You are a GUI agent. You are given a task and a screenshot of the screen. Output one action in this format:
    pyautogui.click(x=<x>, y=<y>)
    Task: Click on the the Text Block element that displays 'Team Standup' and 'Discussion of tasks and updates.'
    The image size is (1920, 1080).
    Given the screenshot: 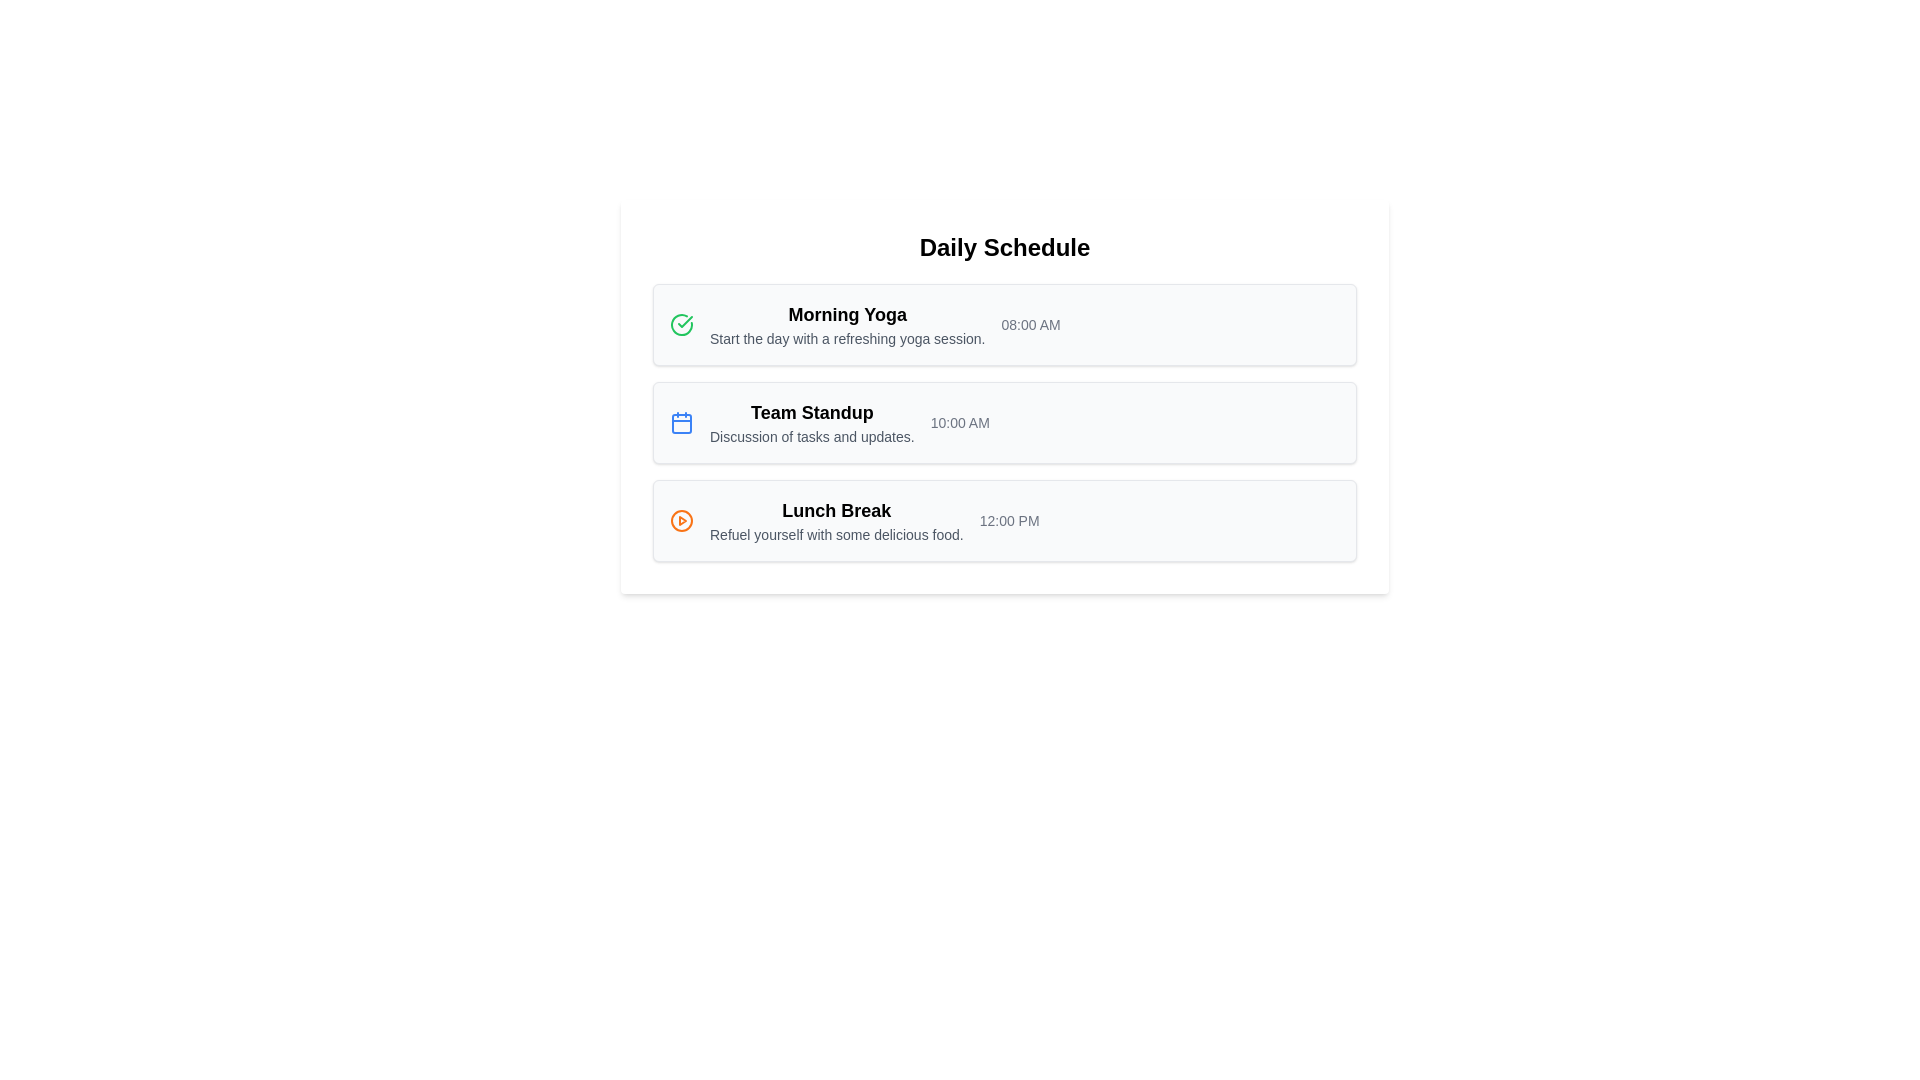 What is the action you would take?
    pyautogui.click(x=812, y=422)
    